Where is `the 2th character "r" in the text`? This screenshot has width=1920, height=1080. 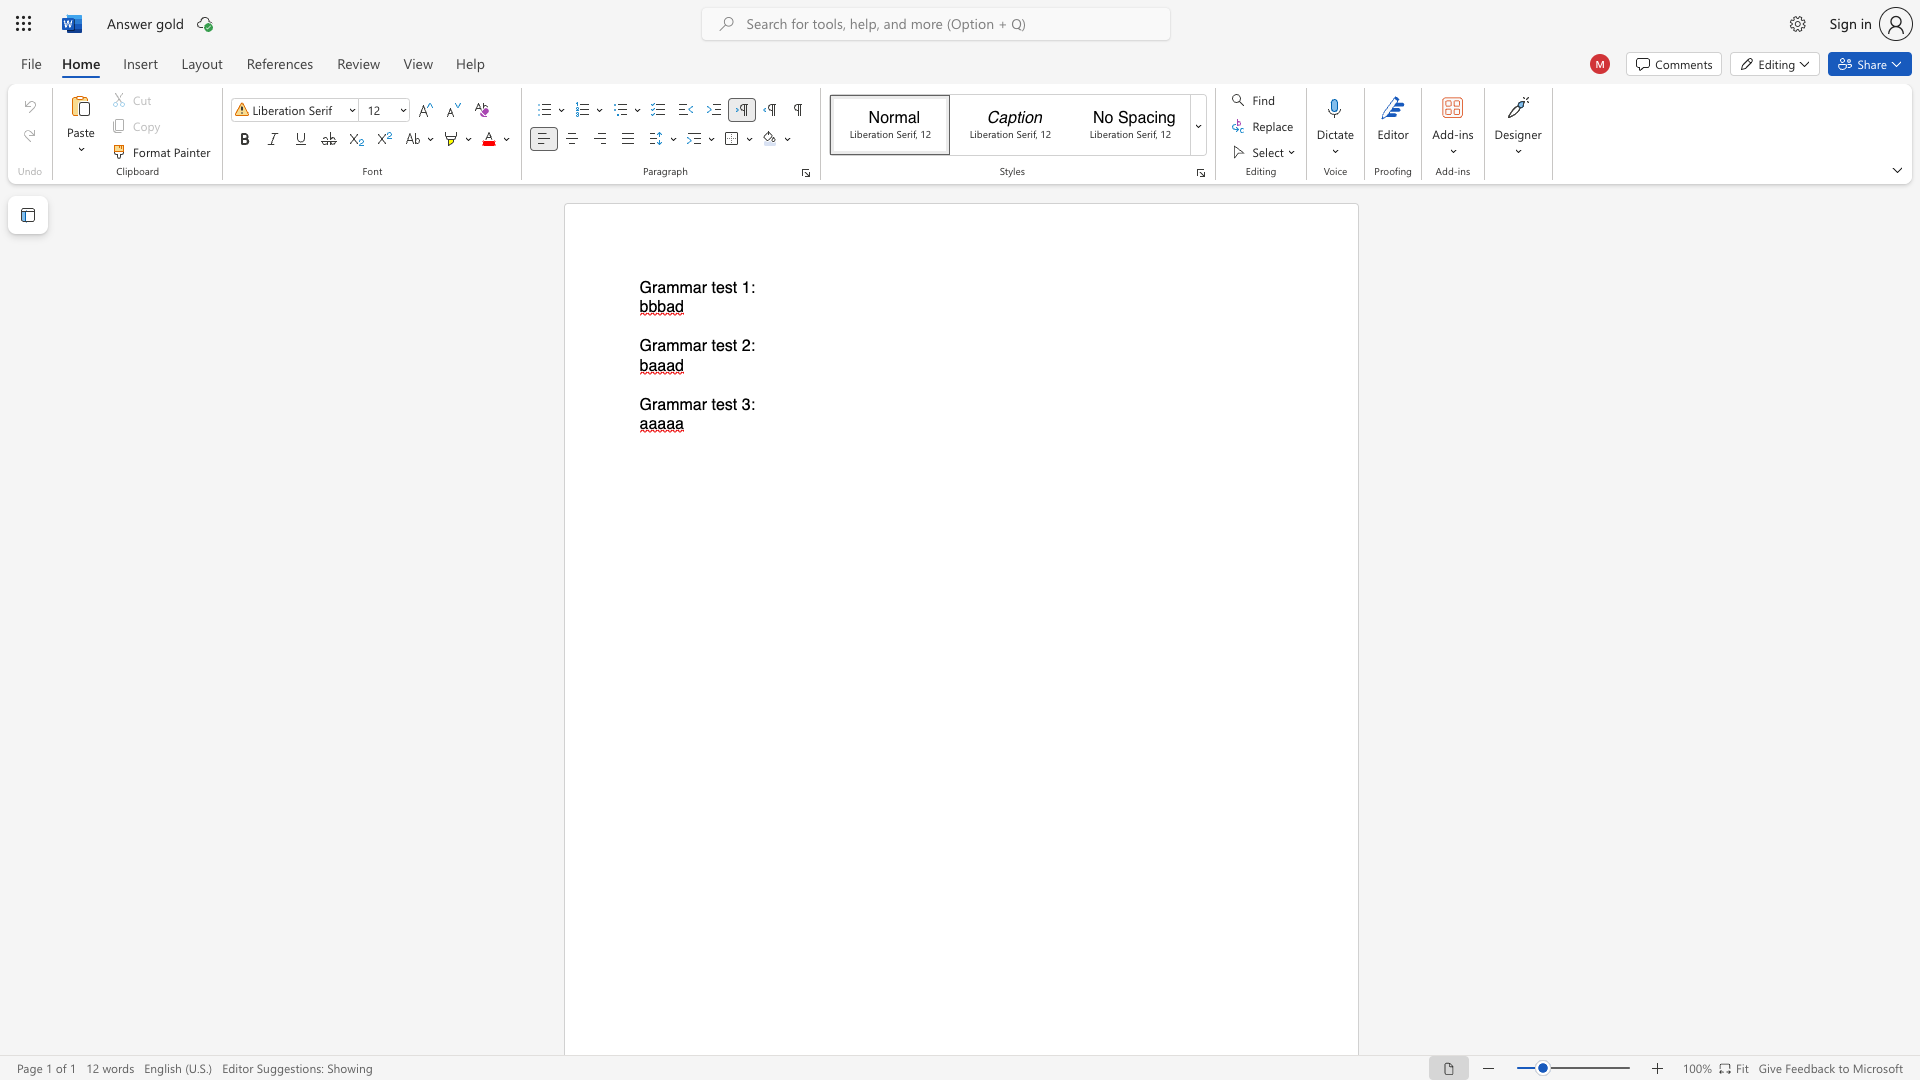
the 2th character "r" in the text is located at coordinates (704, 345).